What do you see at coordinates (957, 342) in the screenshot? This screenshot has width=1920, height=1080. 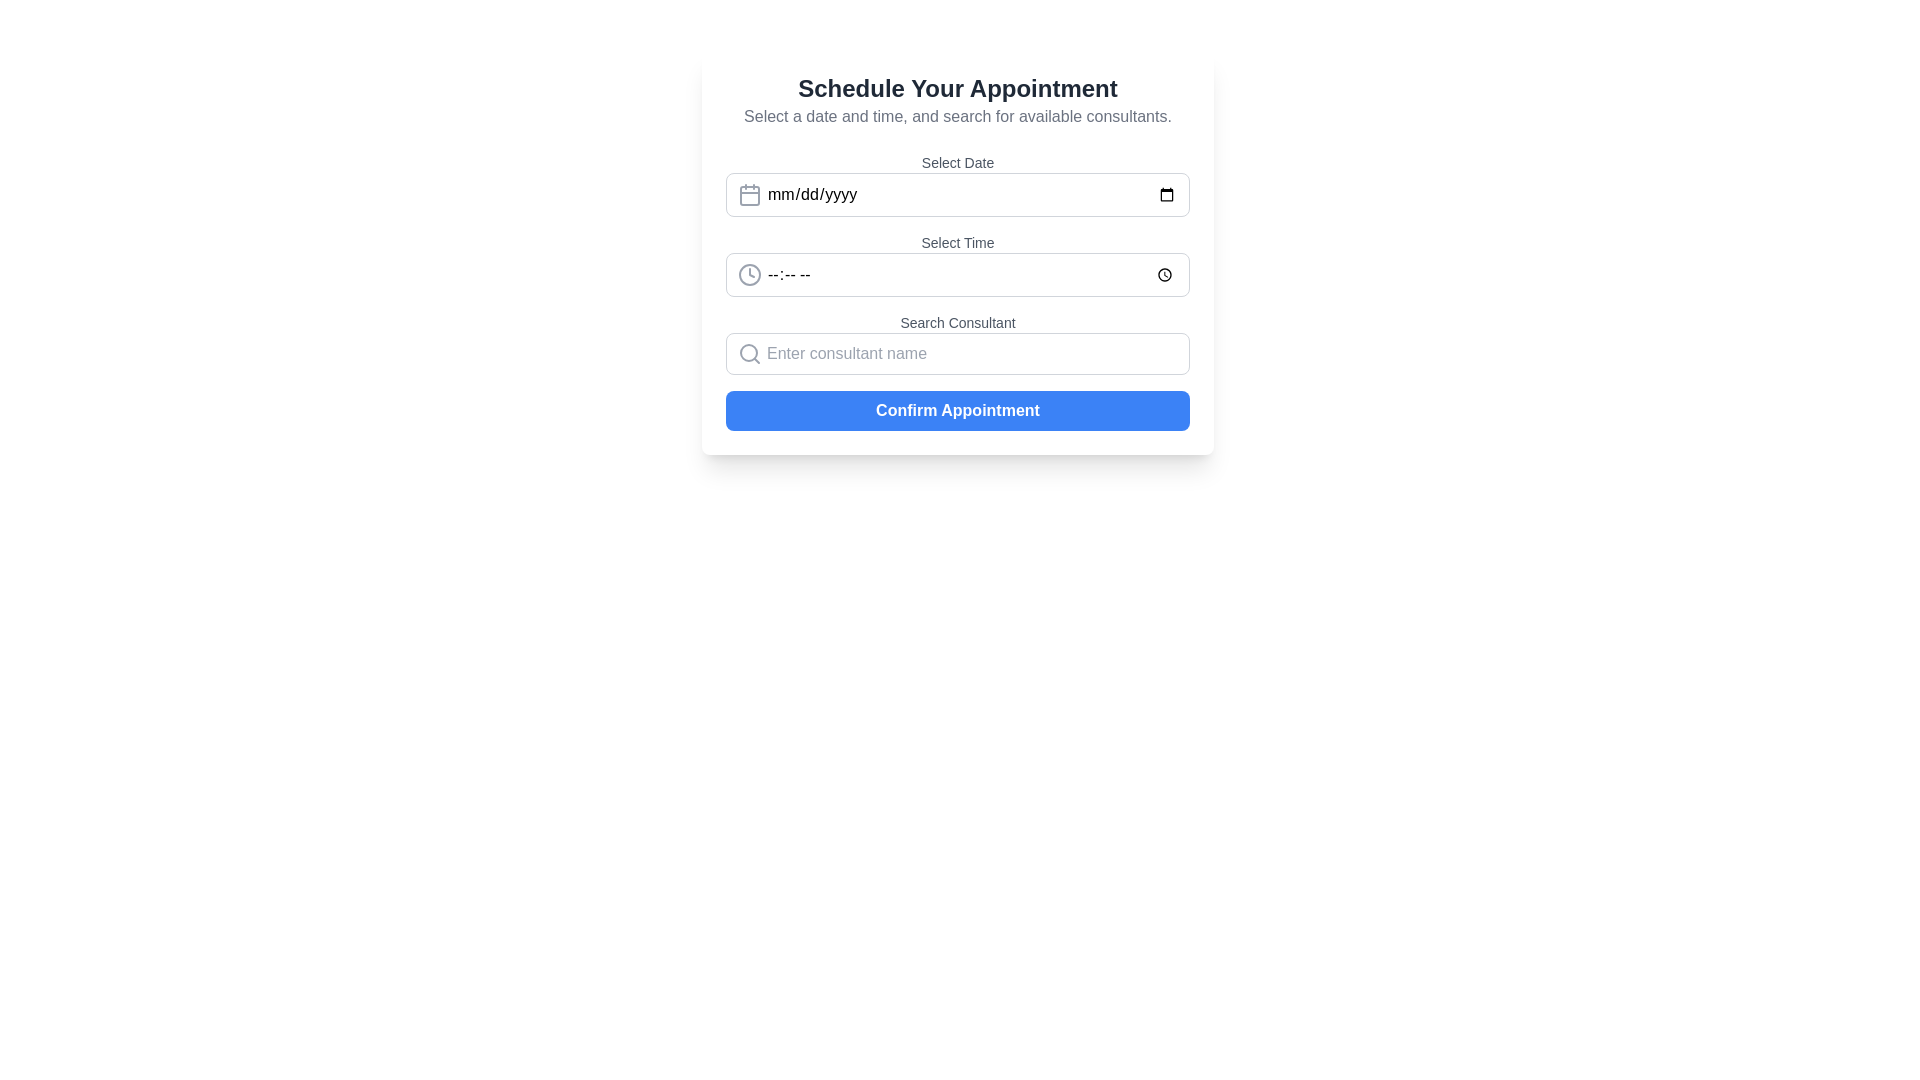 I see `the search input field titled 'Search Consultant', which is the third input in a list, located below the 'Select Time' field and above the 'Confirm Appointment' button` at bounding box center [957, 342].